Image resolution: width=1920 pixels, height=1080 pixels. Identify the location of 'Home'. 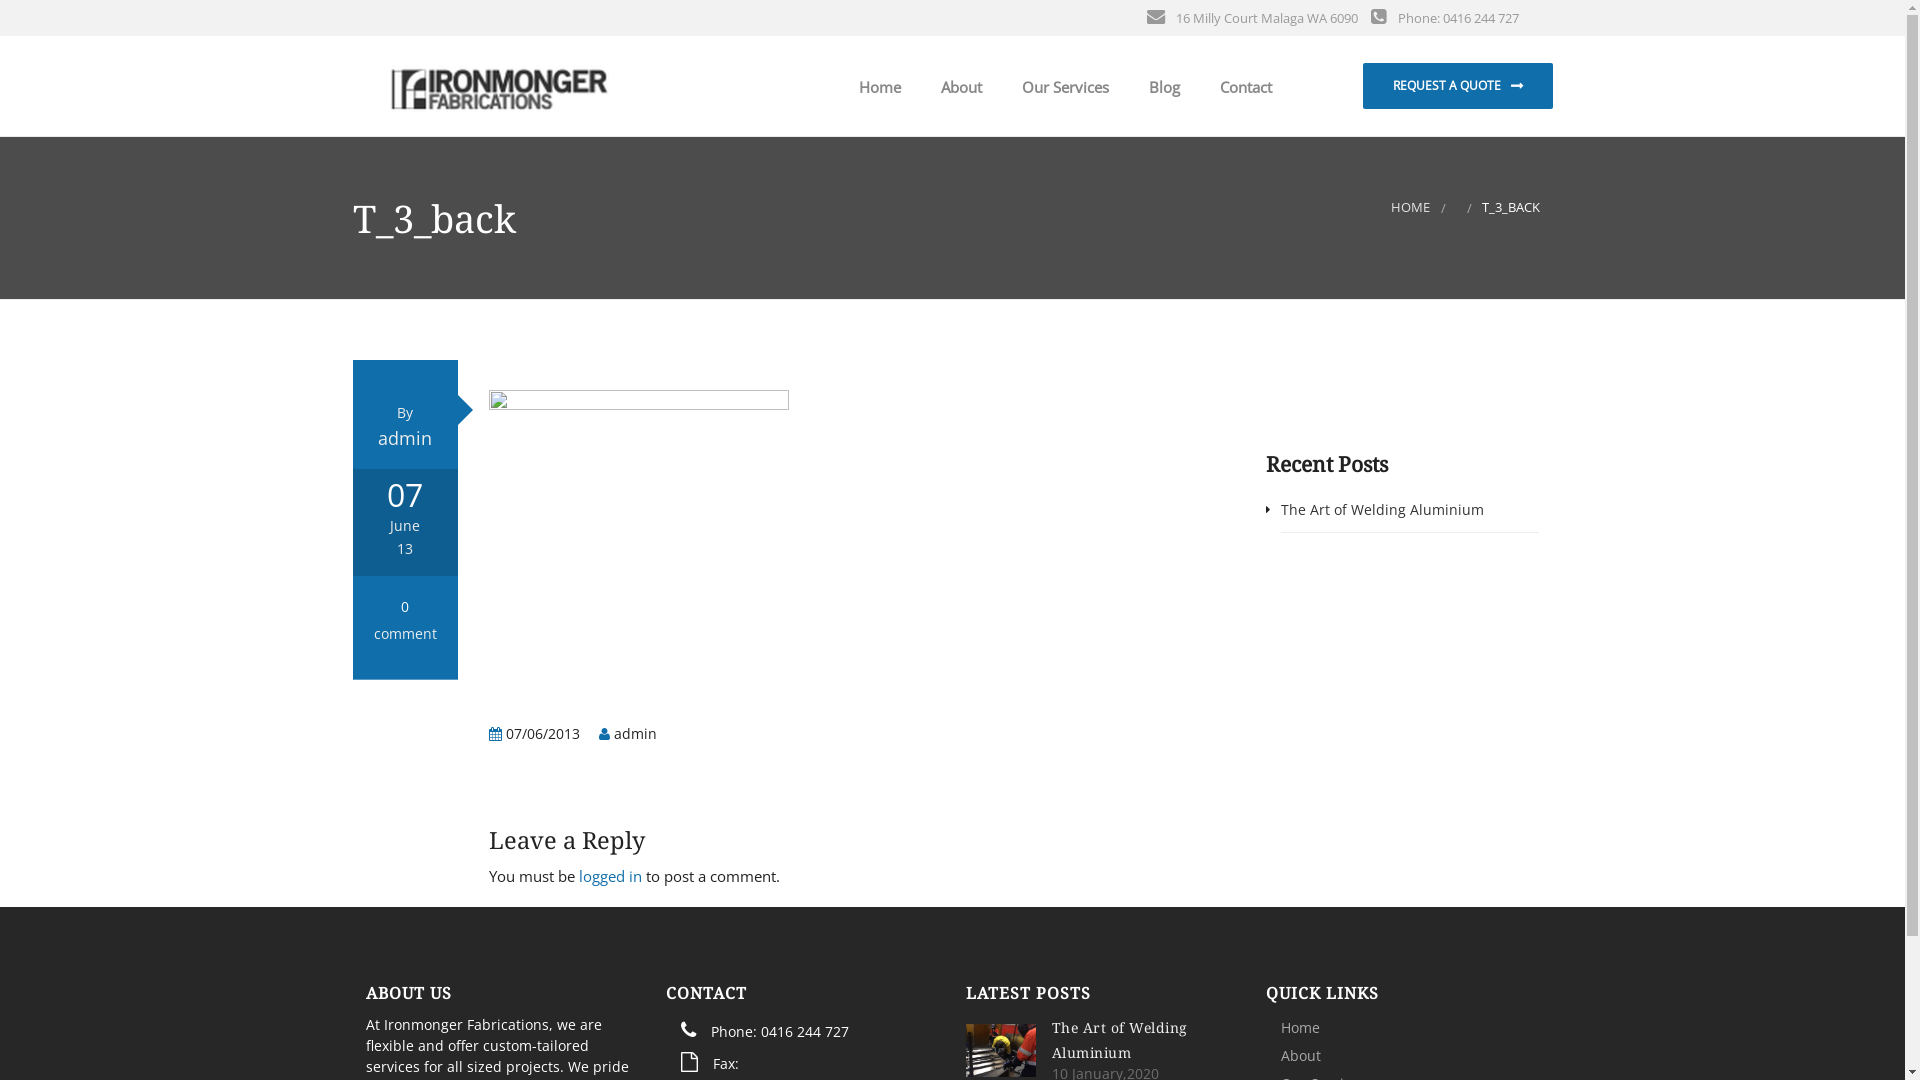
(1300, 1027).